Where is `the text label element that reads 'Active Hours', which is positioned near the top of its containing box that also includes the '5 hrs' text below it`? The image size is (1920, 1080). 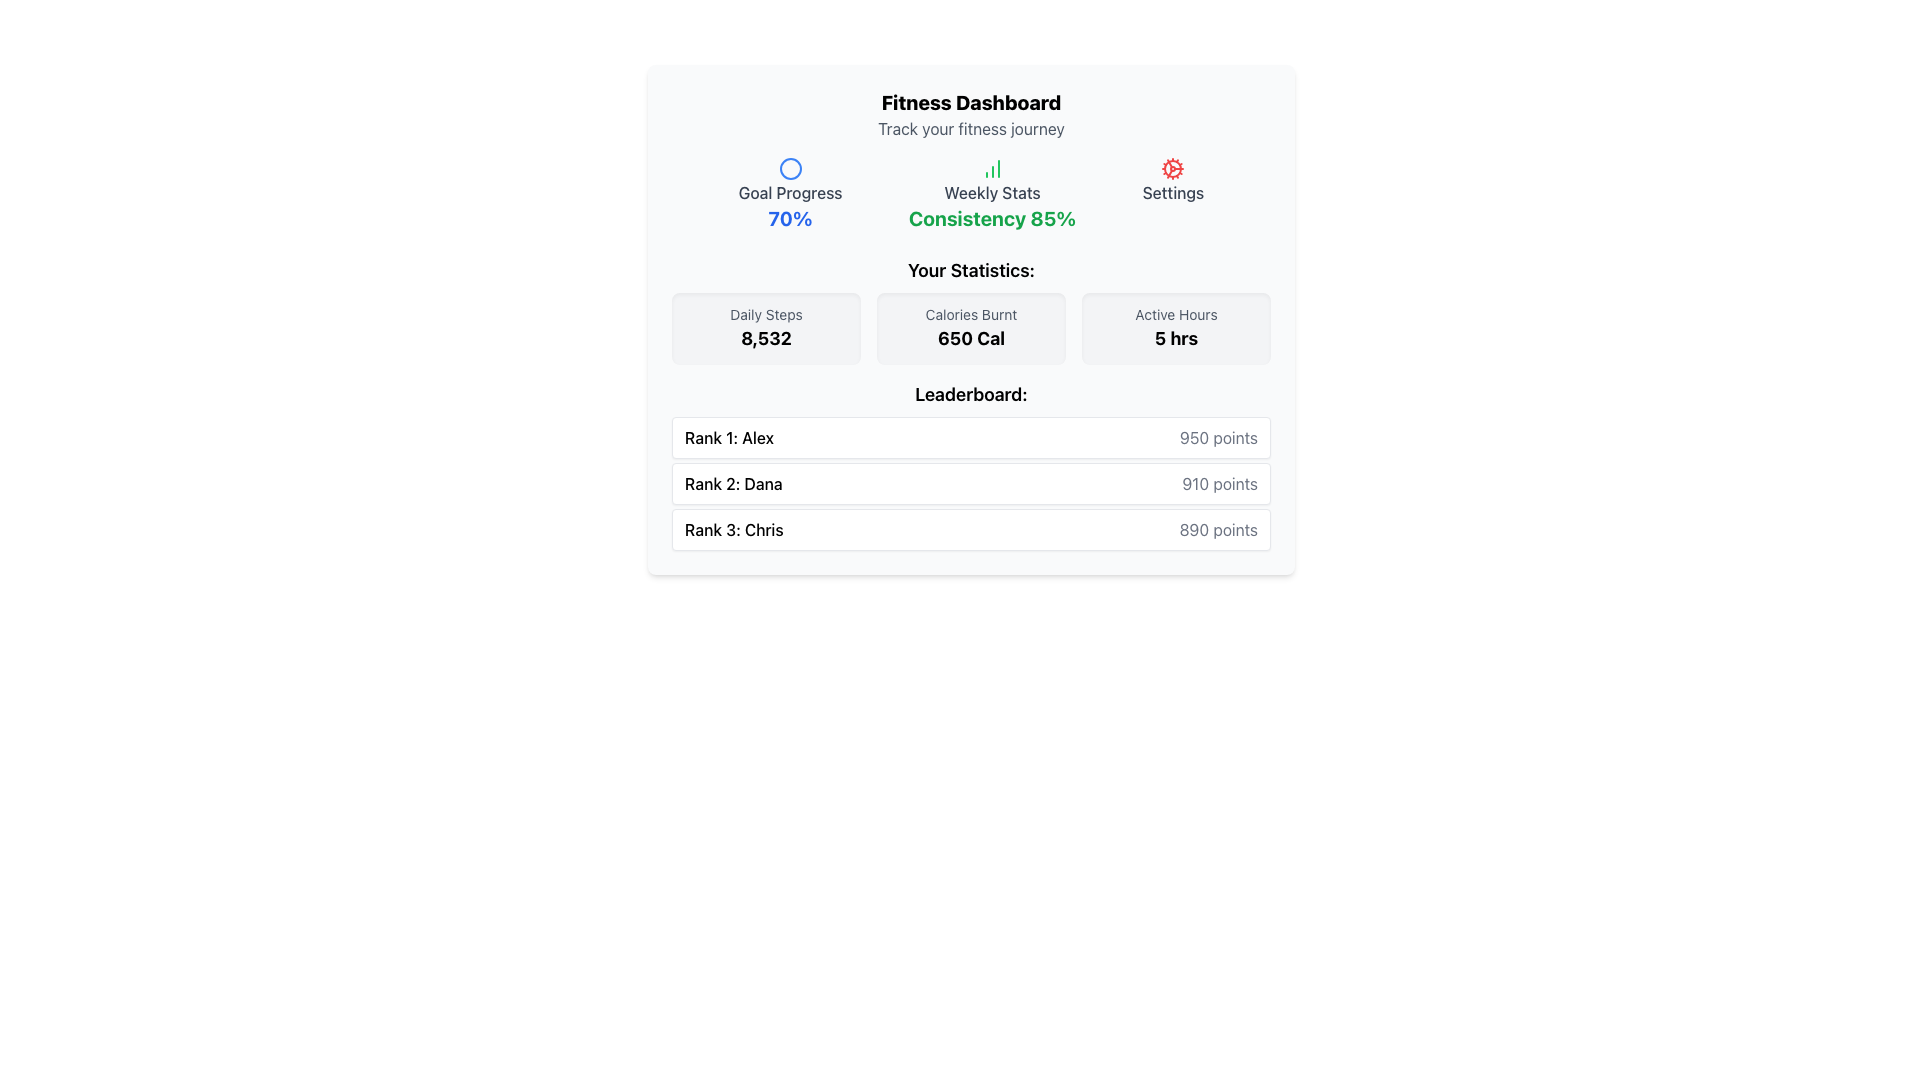 the text label element that reads 'Active Hours', which is positioned near the top of its containing box that also includes the '5 hrs' text below it is located at coordinates (1176, 315).